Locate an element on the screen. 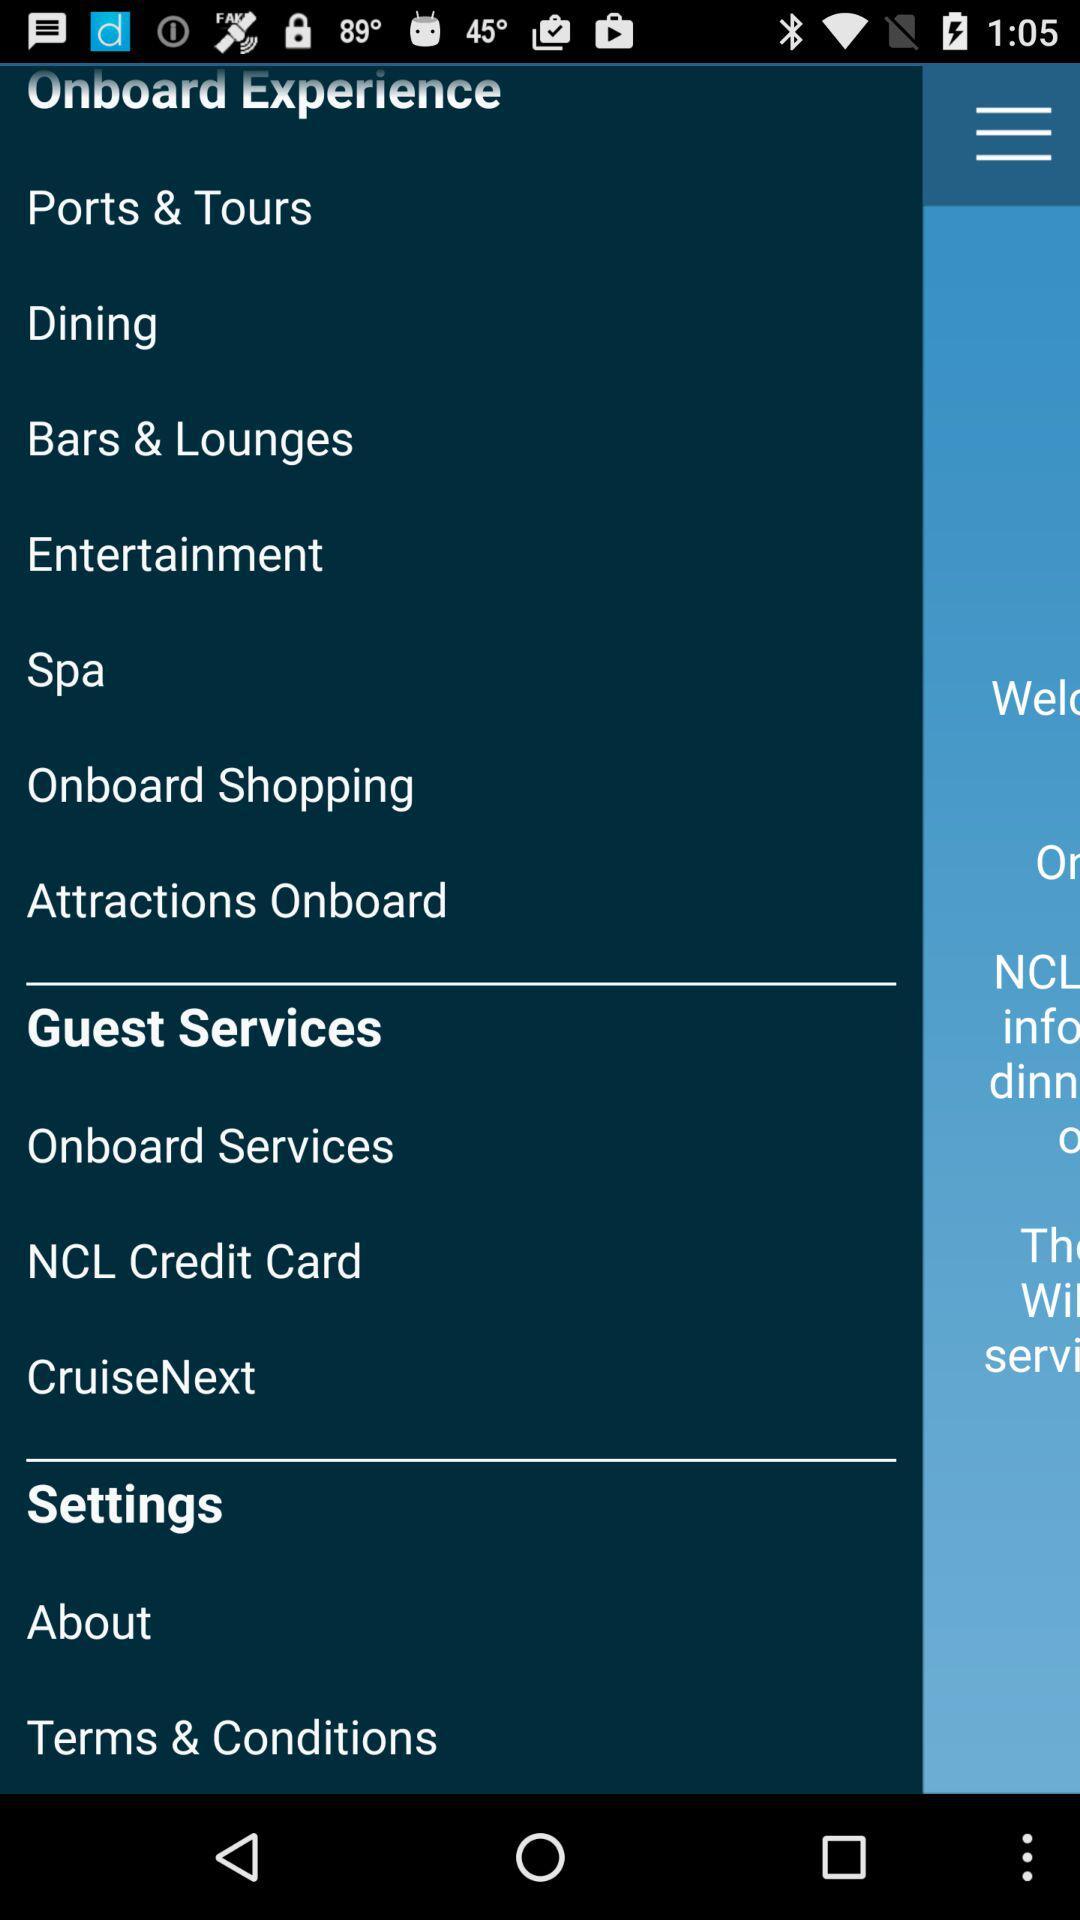 The height and width of the screenshot is (1920, 1080). app above the welcome to the item is located at coordinates (1014, 132).